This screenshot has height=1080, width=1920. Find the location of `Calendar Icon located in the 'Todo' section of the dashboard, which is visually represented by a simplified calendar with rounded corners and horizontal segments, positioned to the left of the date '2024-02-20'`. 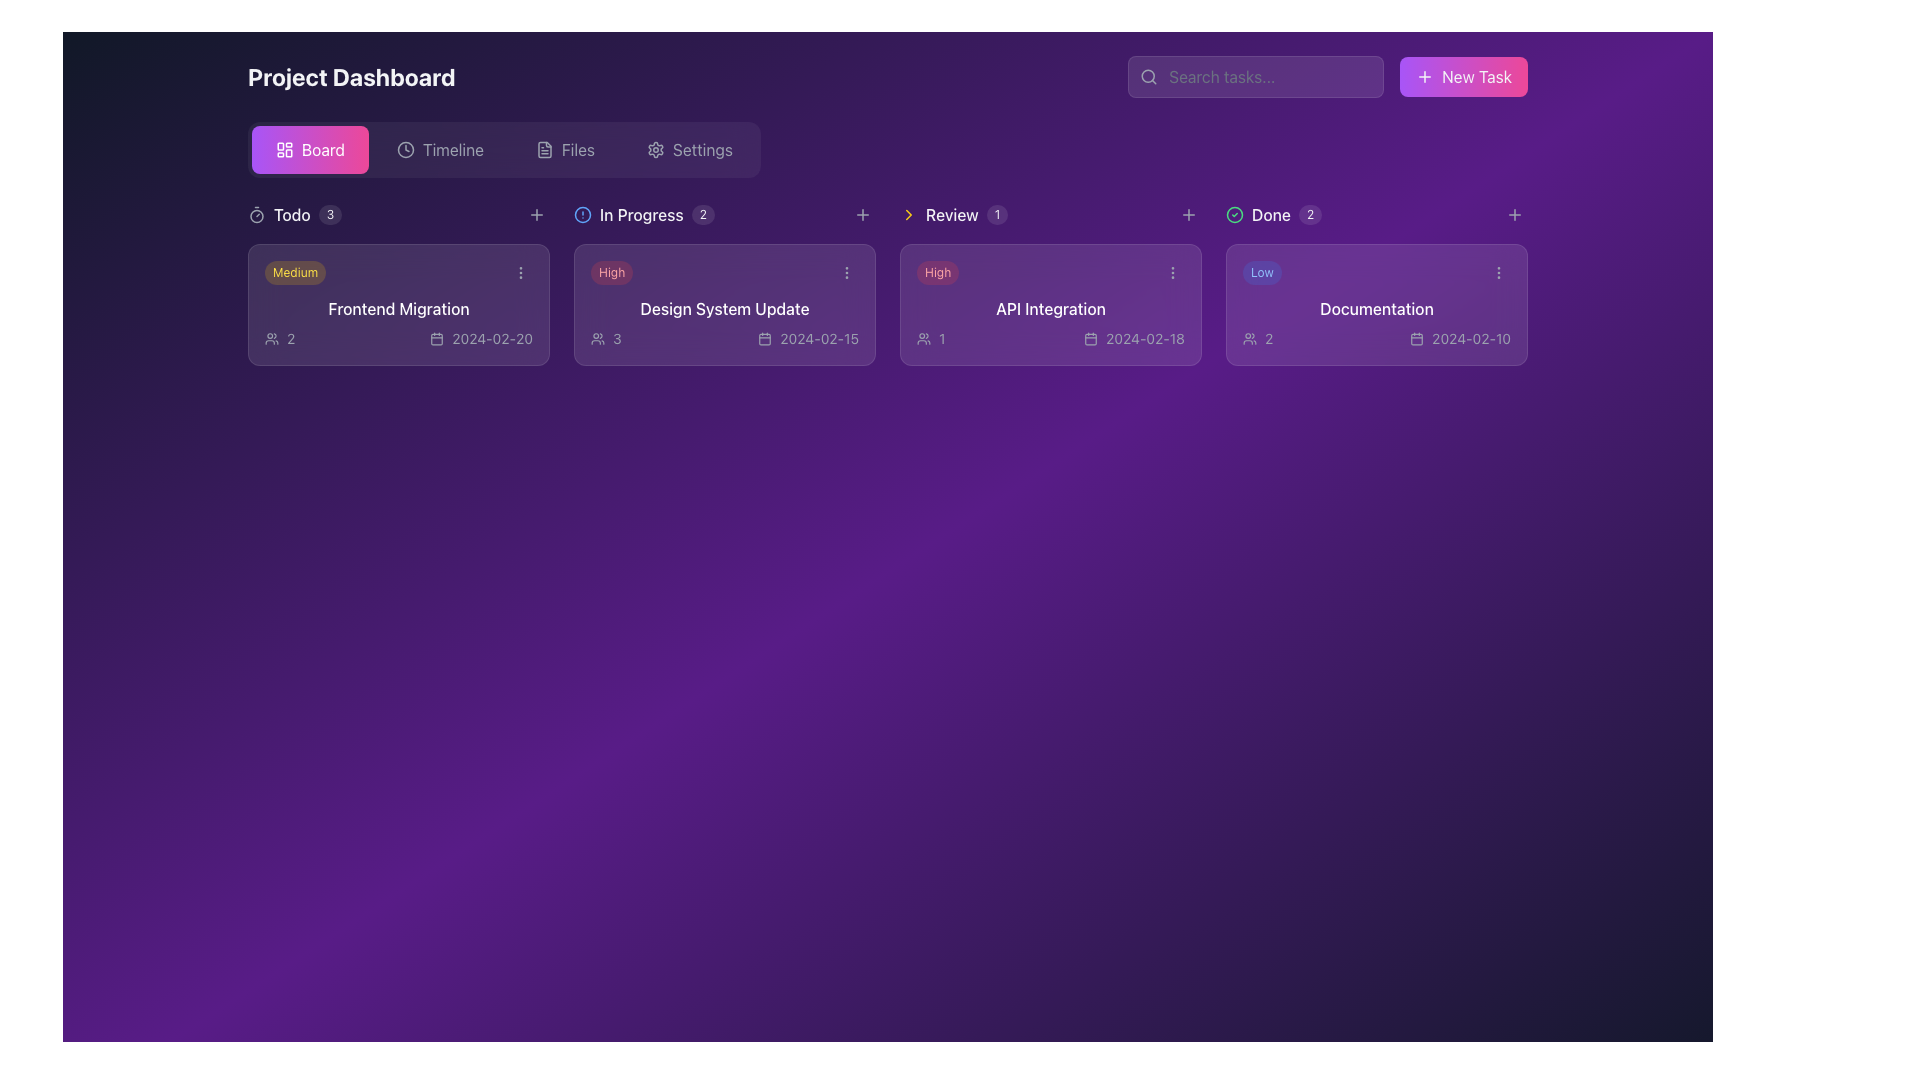

Calendar Icon located in the 'Todo' section of the dashboard, which is visually represented by a simplified calendar with rounded corners and horizontal segments, positioned to the left of the date '2024-02-20' is located at coordinates (436, 338).